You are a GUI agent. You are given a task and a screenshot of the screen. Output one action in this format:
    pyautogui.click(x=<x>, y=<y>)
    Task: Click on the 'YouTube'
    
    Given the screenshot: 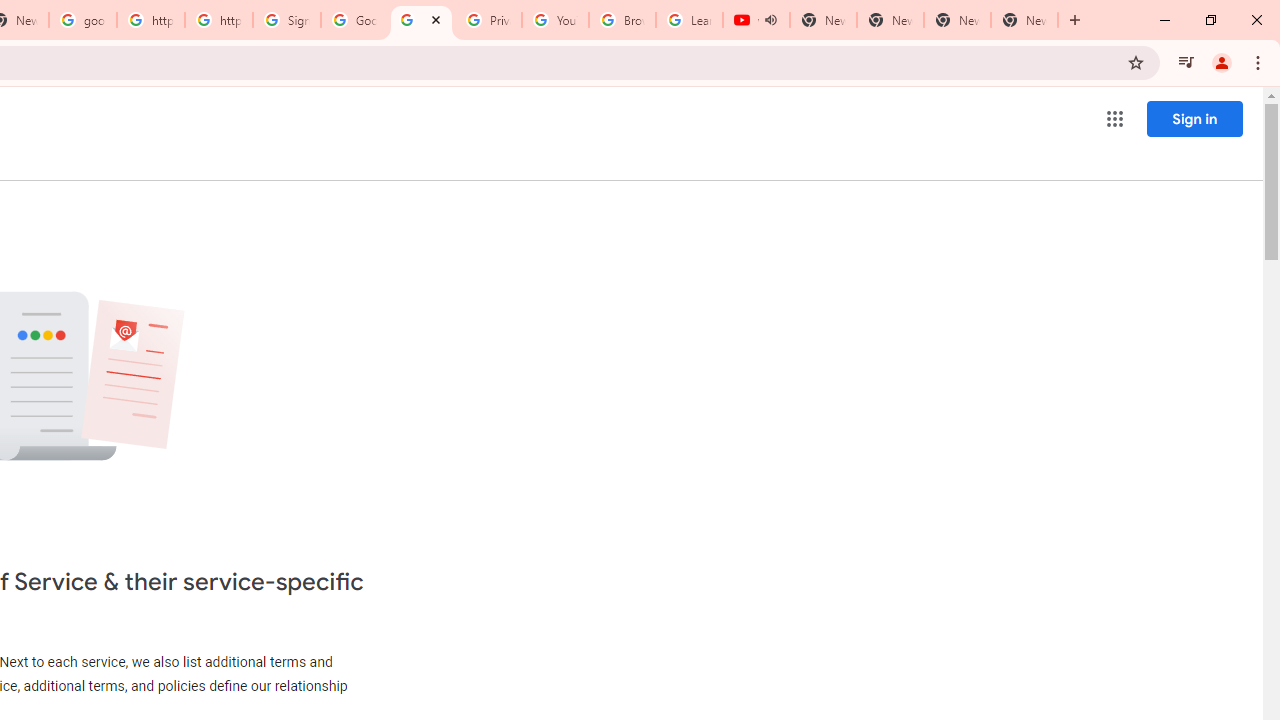 What is the action you would take?
    pyautogui.click(x=555, y=20)
    